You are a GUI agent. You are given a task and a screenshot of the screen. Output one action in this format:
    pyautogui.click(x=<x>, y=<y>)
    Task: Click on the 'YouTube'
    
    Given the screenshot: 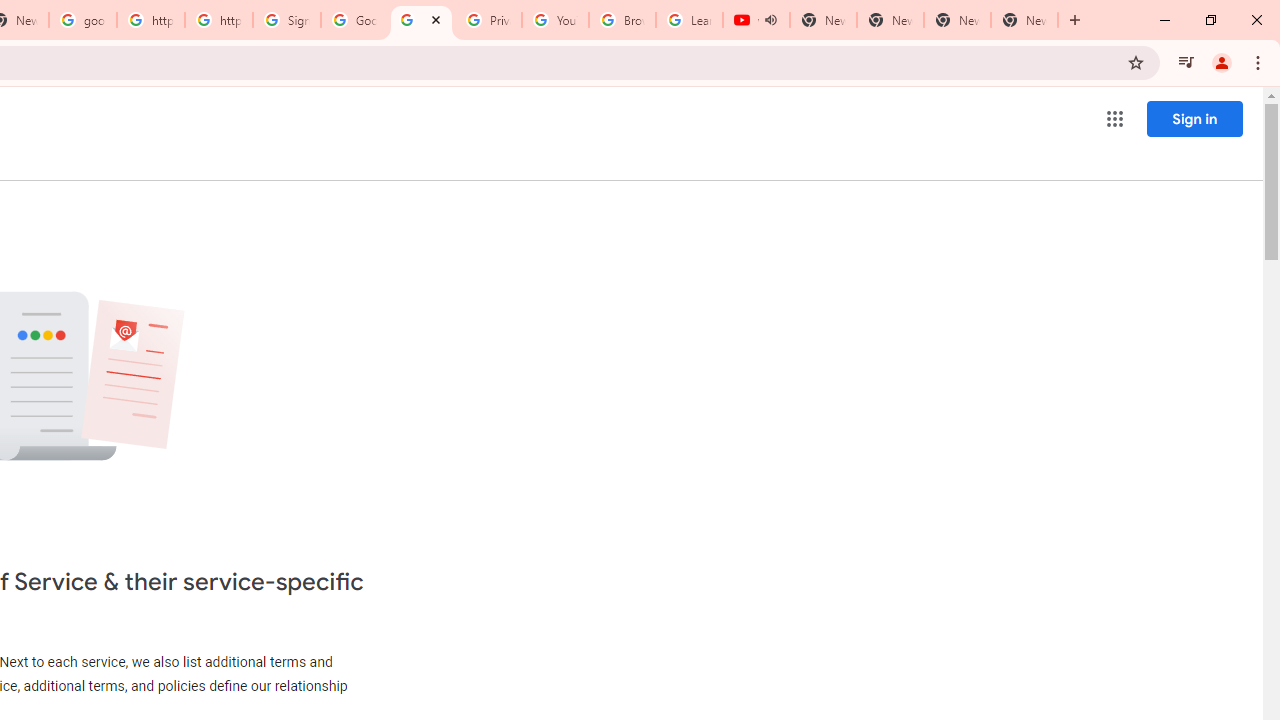 What is the action you would take?
    pyautogui.click(x=555, y=20)
    